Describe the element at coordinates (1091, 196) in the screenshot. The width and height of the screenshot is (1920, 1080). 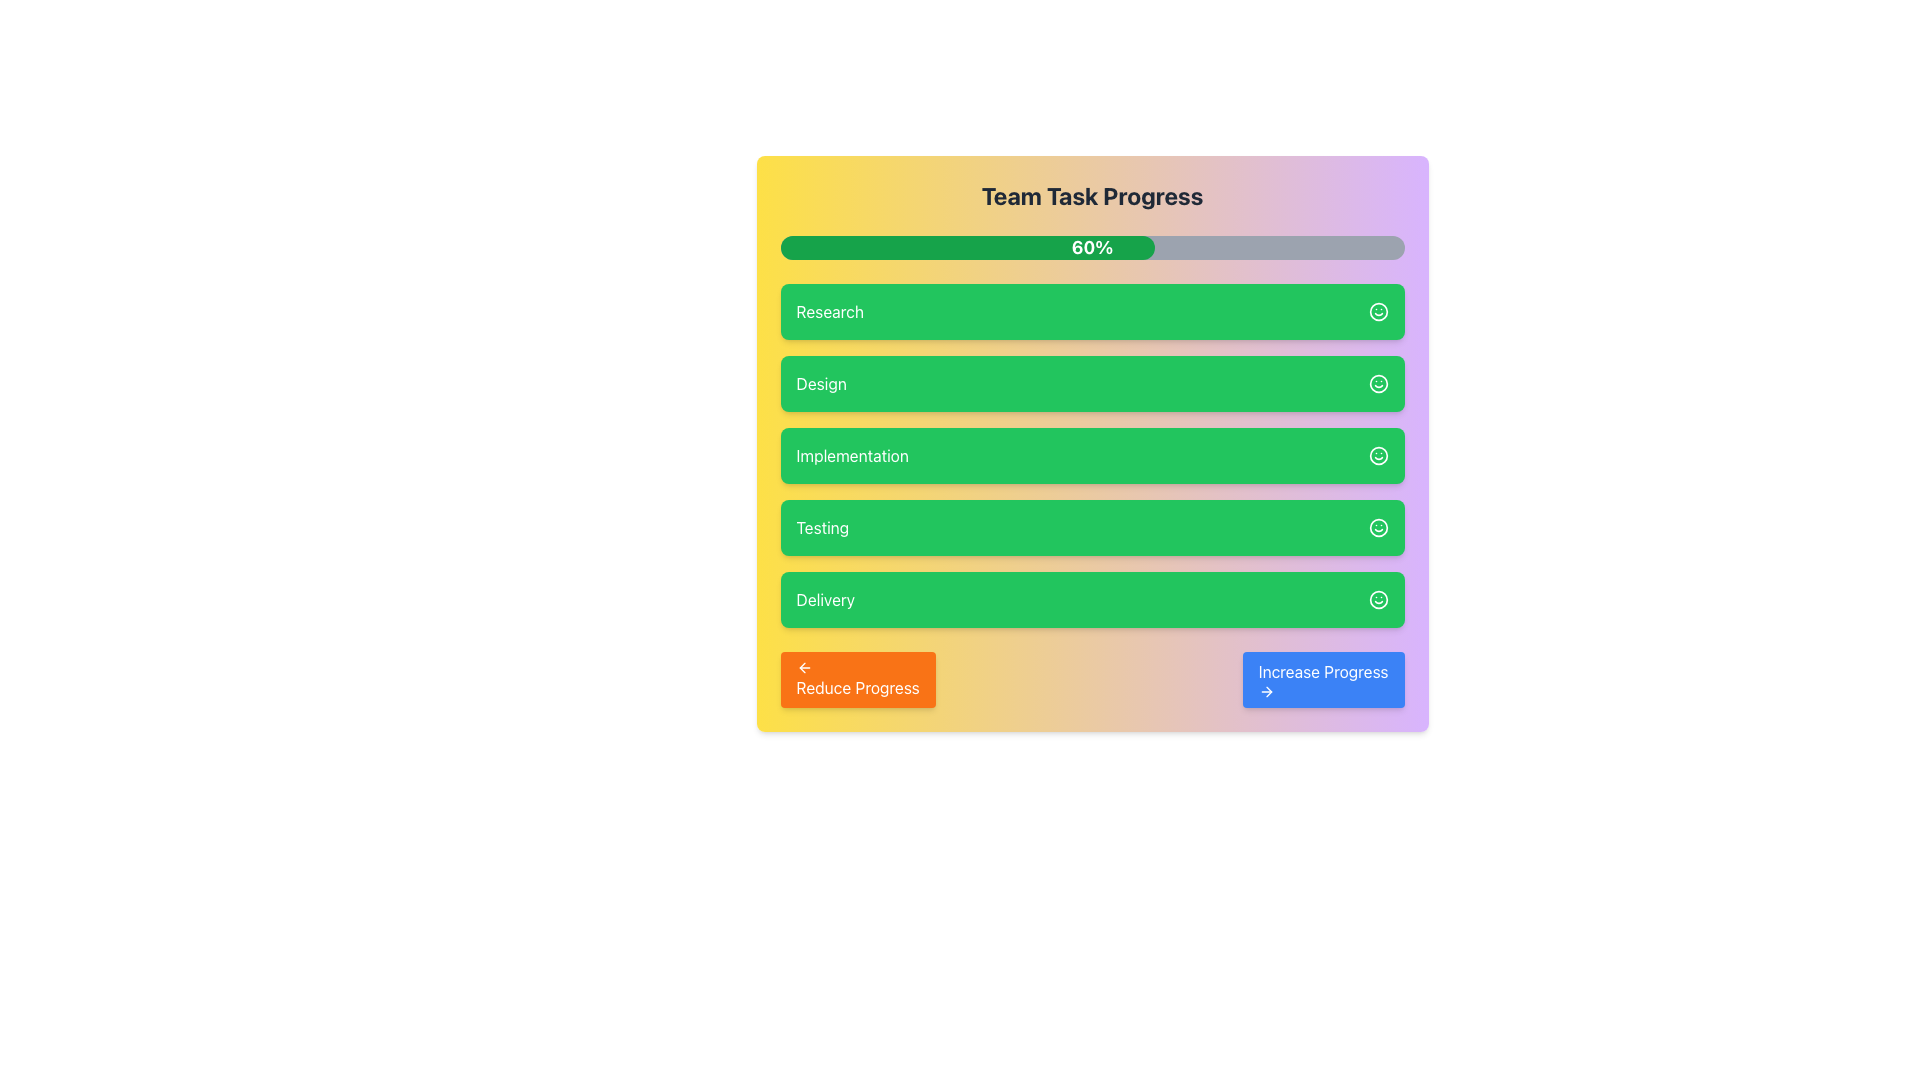
I see `the Header Text that serves as the title of the section in the task management interface, located at the top of the card-like layout` at that location.